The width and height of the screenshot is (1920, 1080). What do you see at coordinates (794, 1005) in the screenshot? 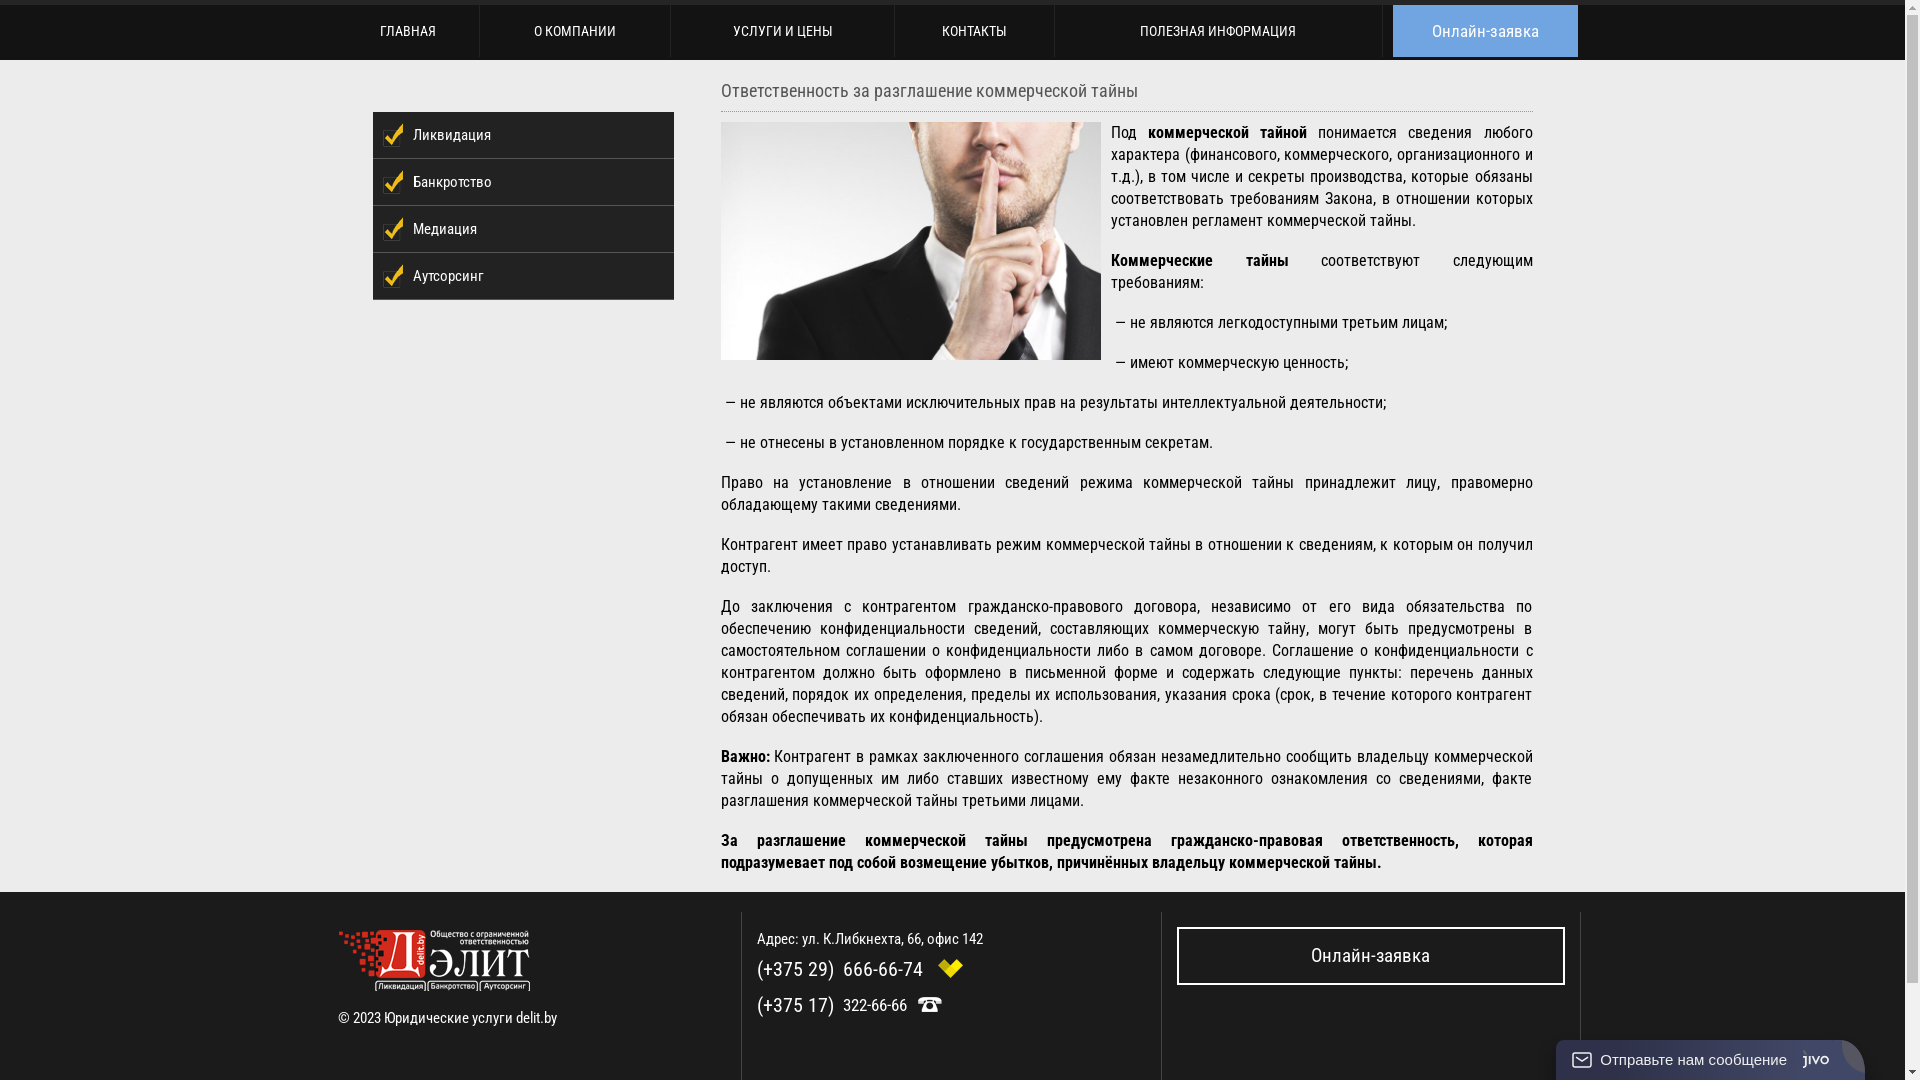
I see `'(+375 17)'` at bounding box center [794, 1005].